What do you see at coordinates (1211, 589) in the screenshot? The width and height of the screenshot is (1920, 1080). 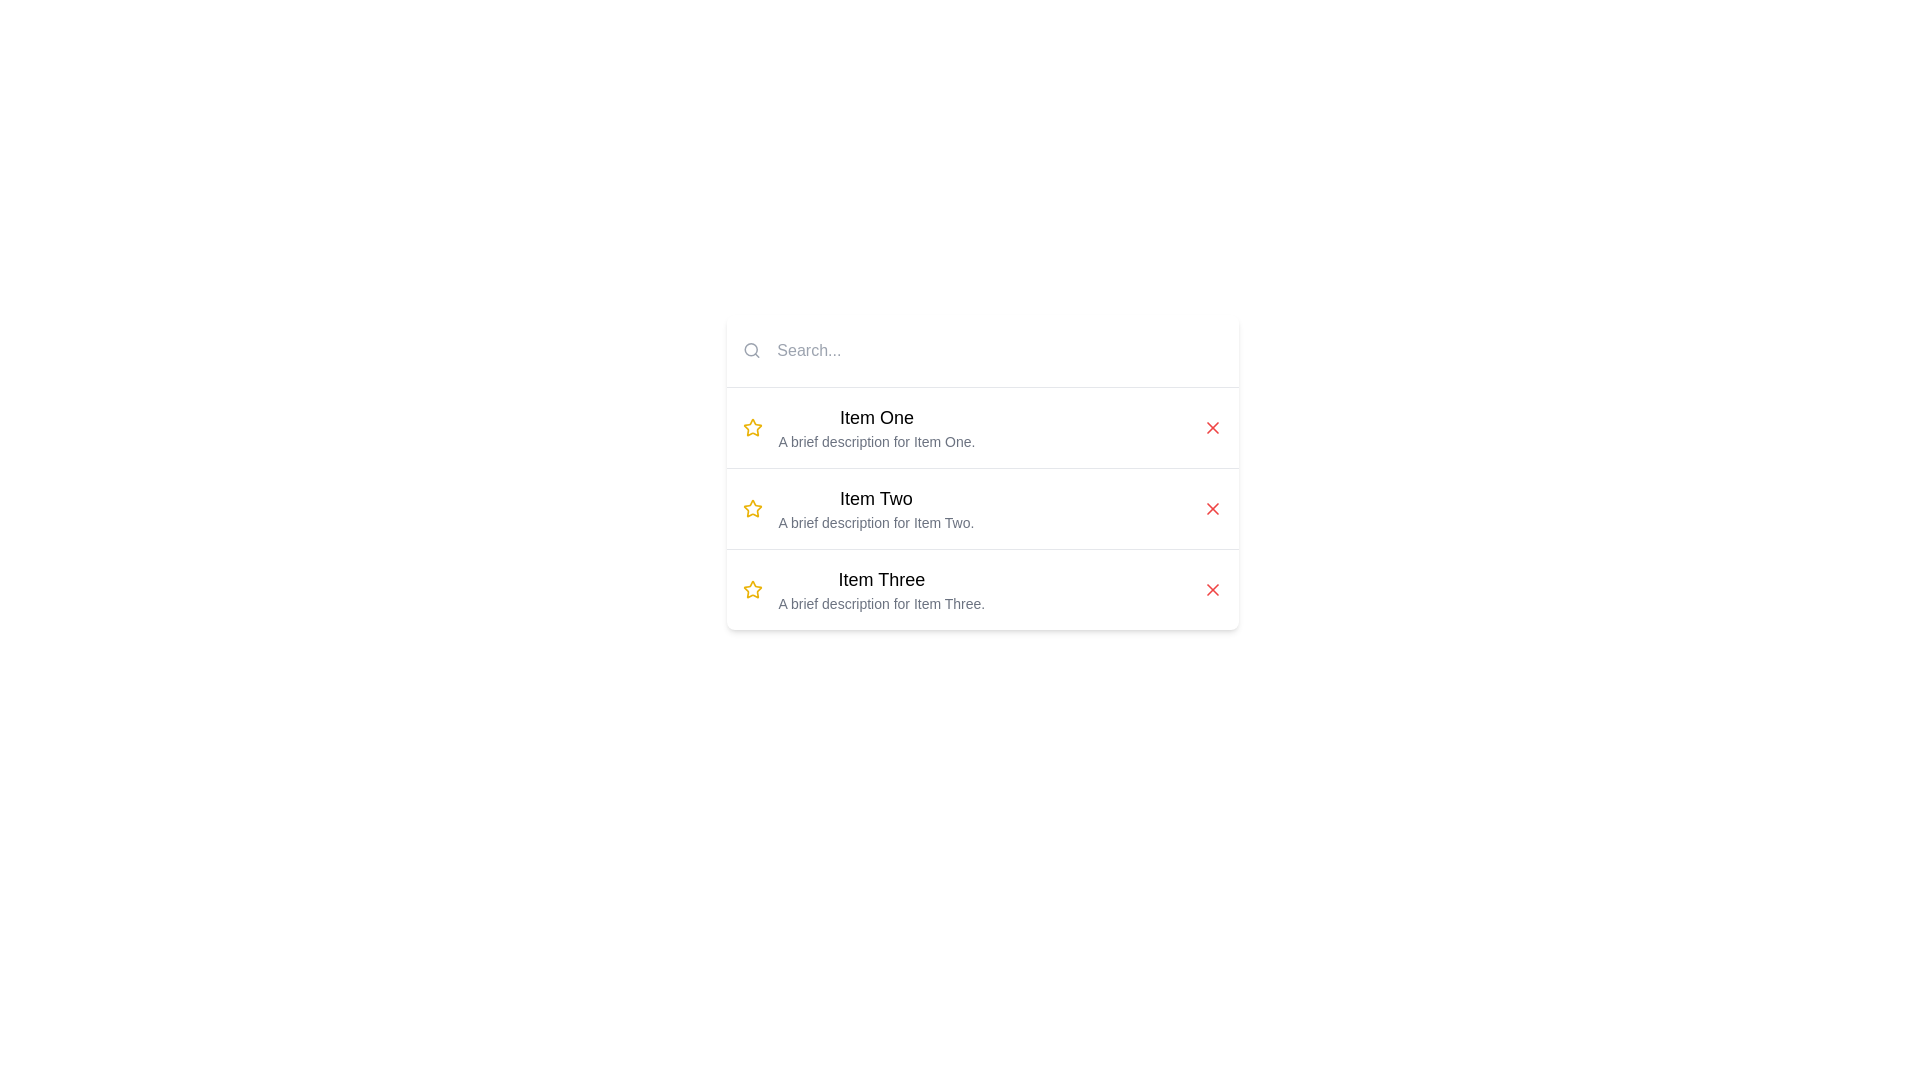 I see `the Close button, which is a small red cross icon located at the far right of the row labeled 'Item Three'` at bounding box center [1211, 589].